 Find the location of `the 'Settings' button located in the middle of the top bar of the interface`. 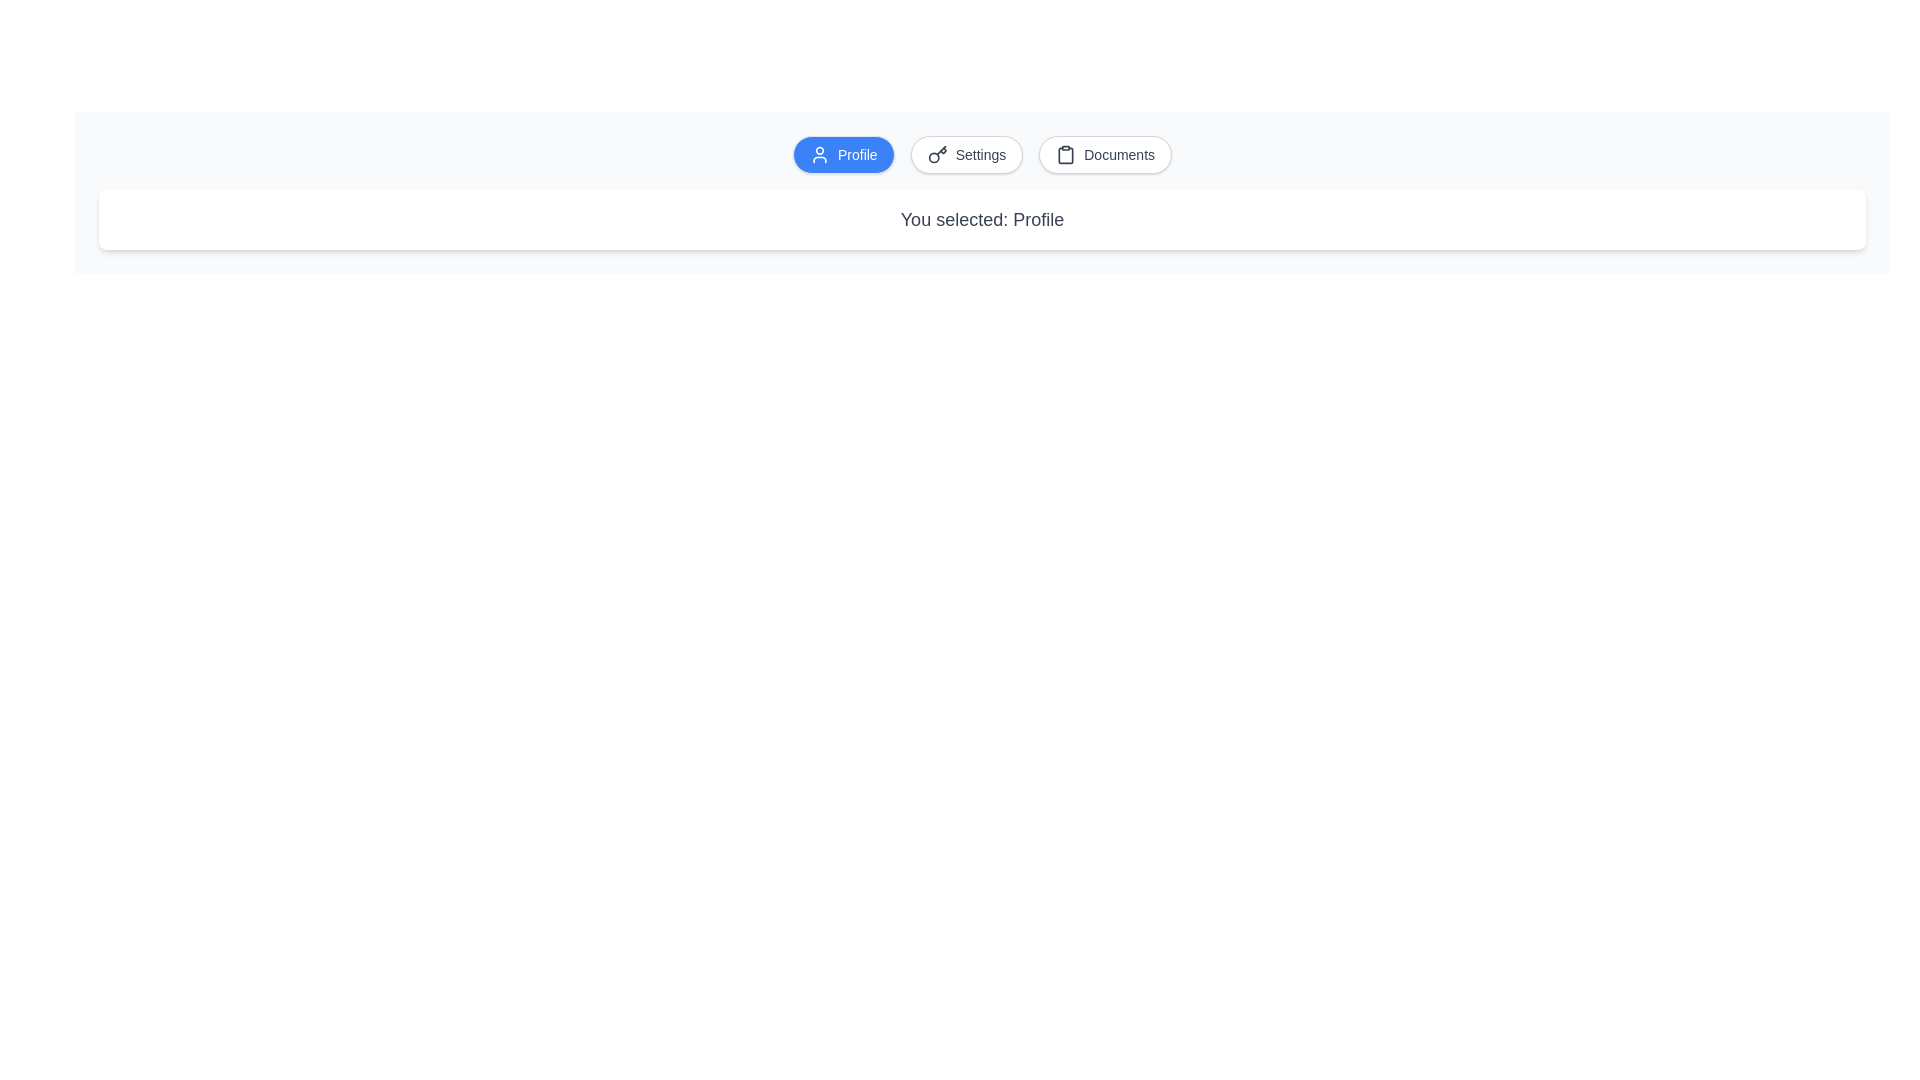

the 'Settings' button located in the middle of the top bar of the interface is located at coordinates (966, 153).